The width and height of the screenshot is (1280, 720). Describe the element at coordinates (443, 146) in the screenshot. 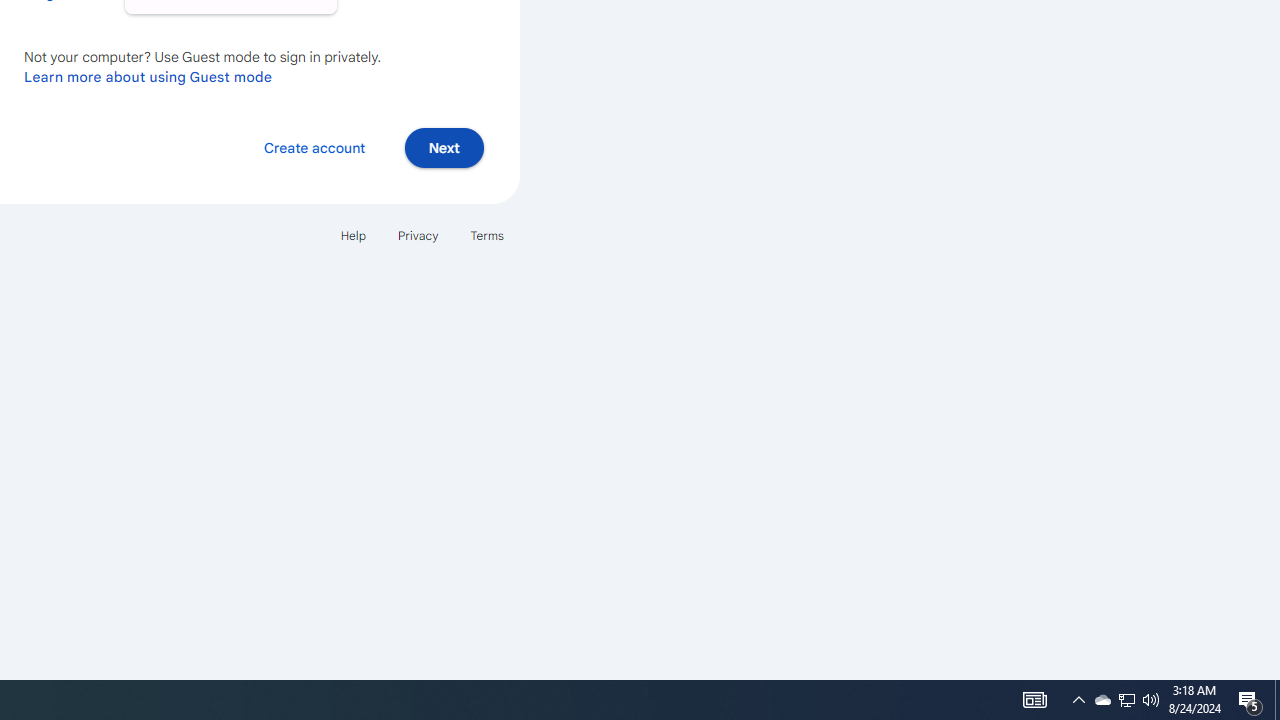

I see `'Next'` at that location.